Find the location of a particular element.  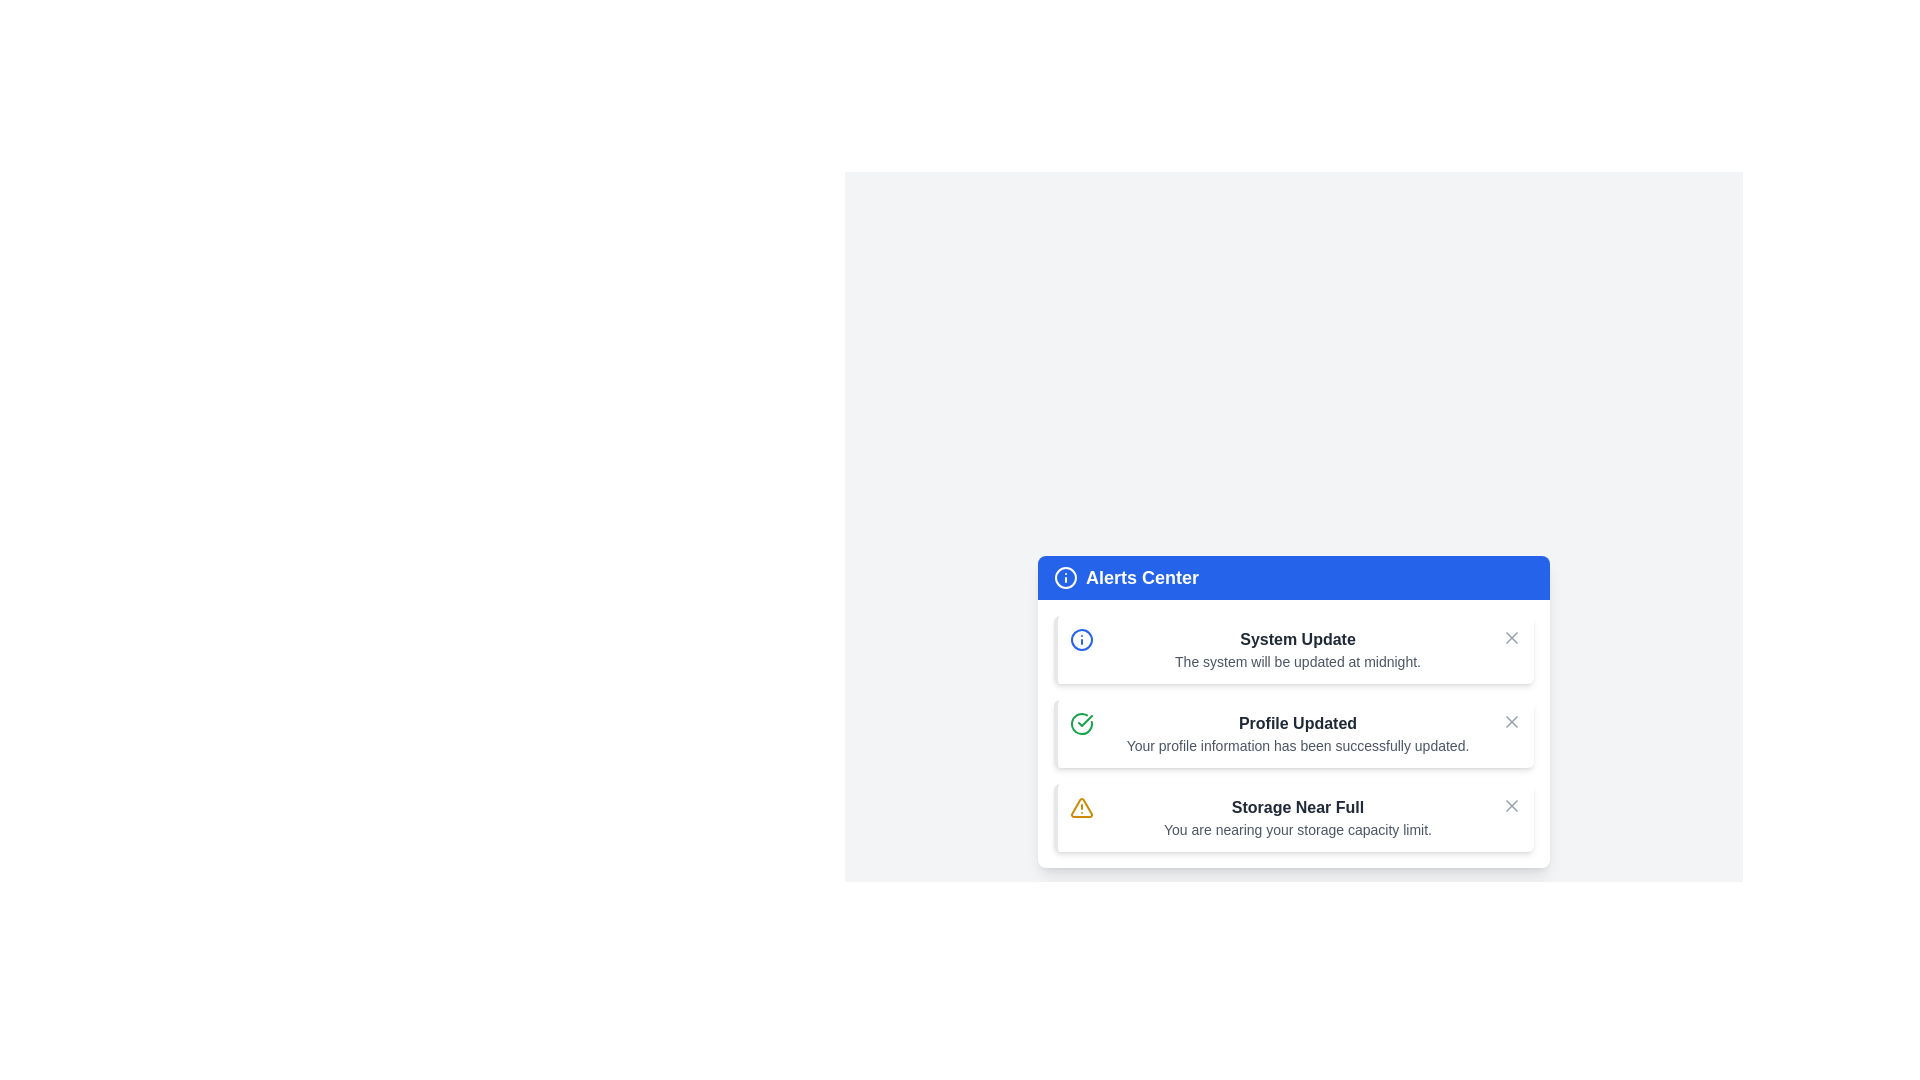

the 'Storage Near Full' notification headline, which is styled with bold font and dark gray color, located within the Alerts Center modal is located at coordinates (1297, 806).